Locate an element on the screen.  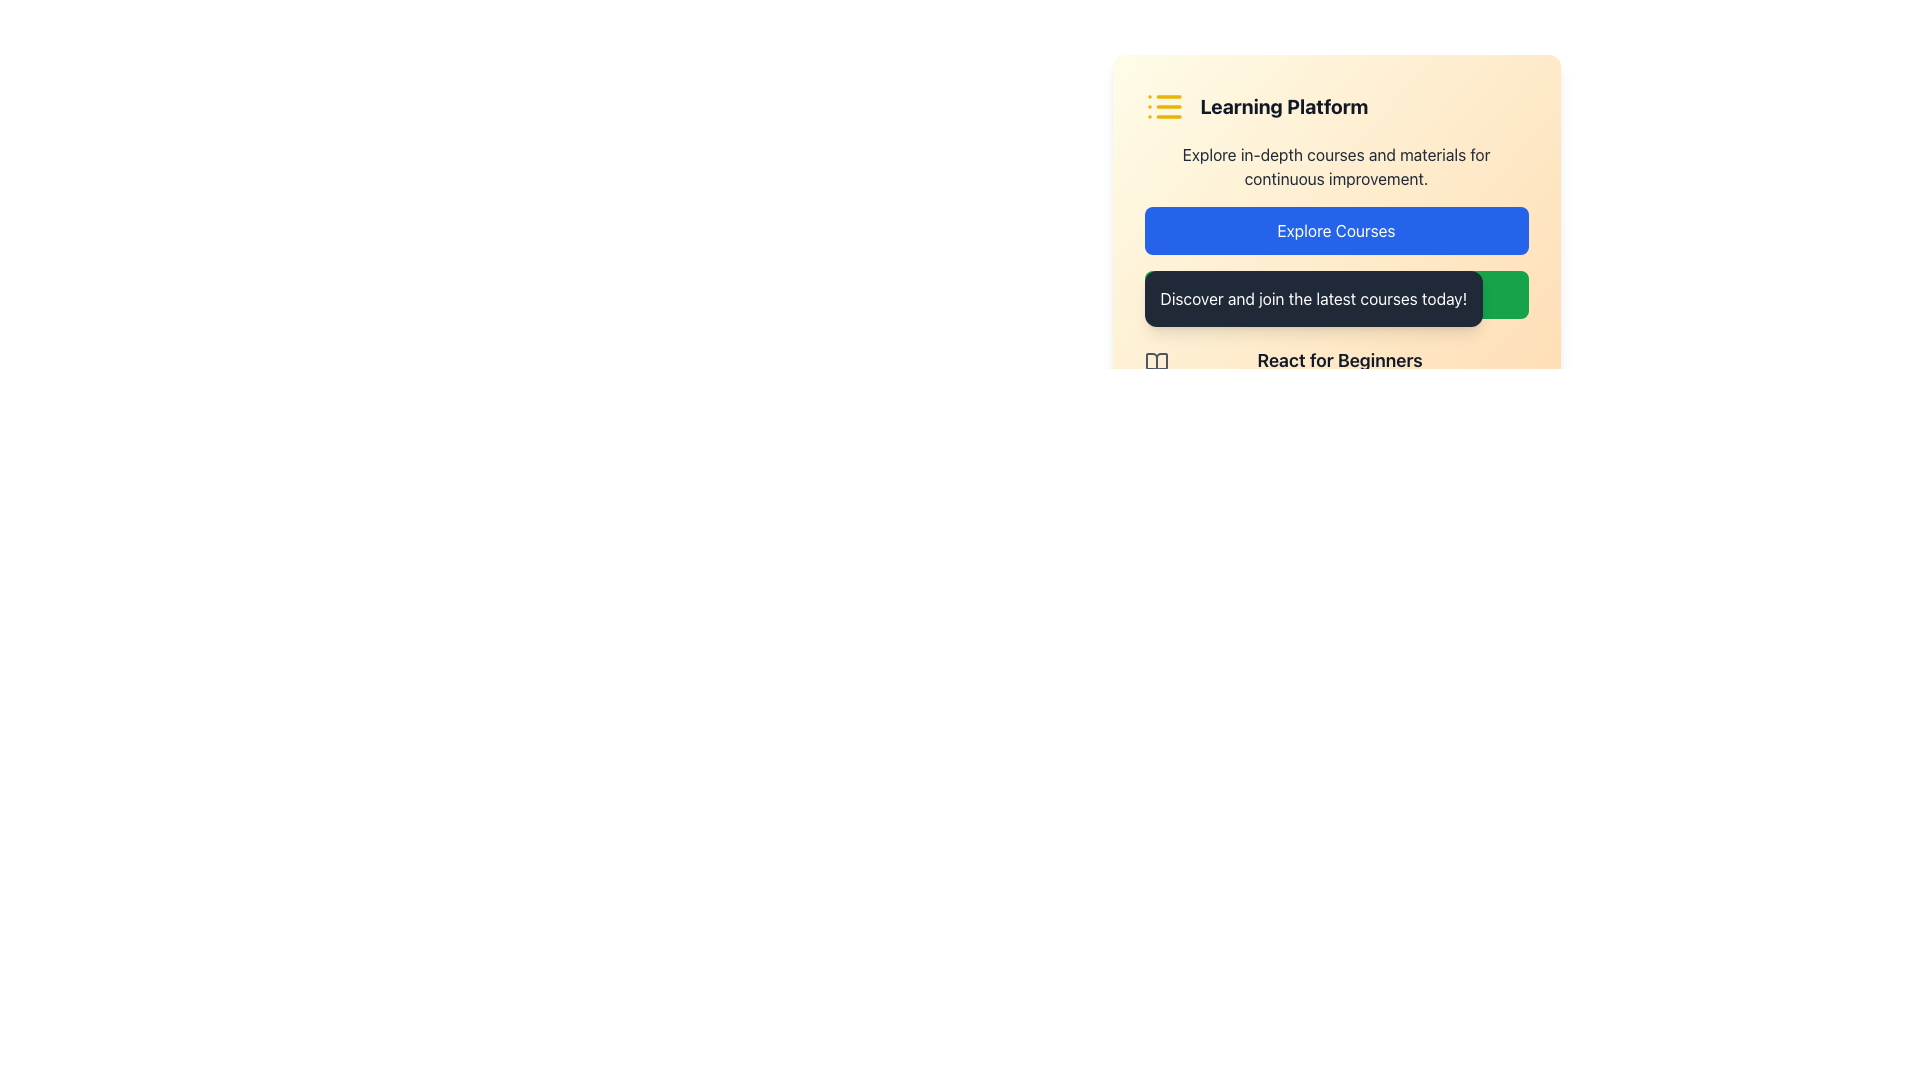
the 'Learning Platform' heading located at the top left of the course card is located at coordinates (1336, 107).